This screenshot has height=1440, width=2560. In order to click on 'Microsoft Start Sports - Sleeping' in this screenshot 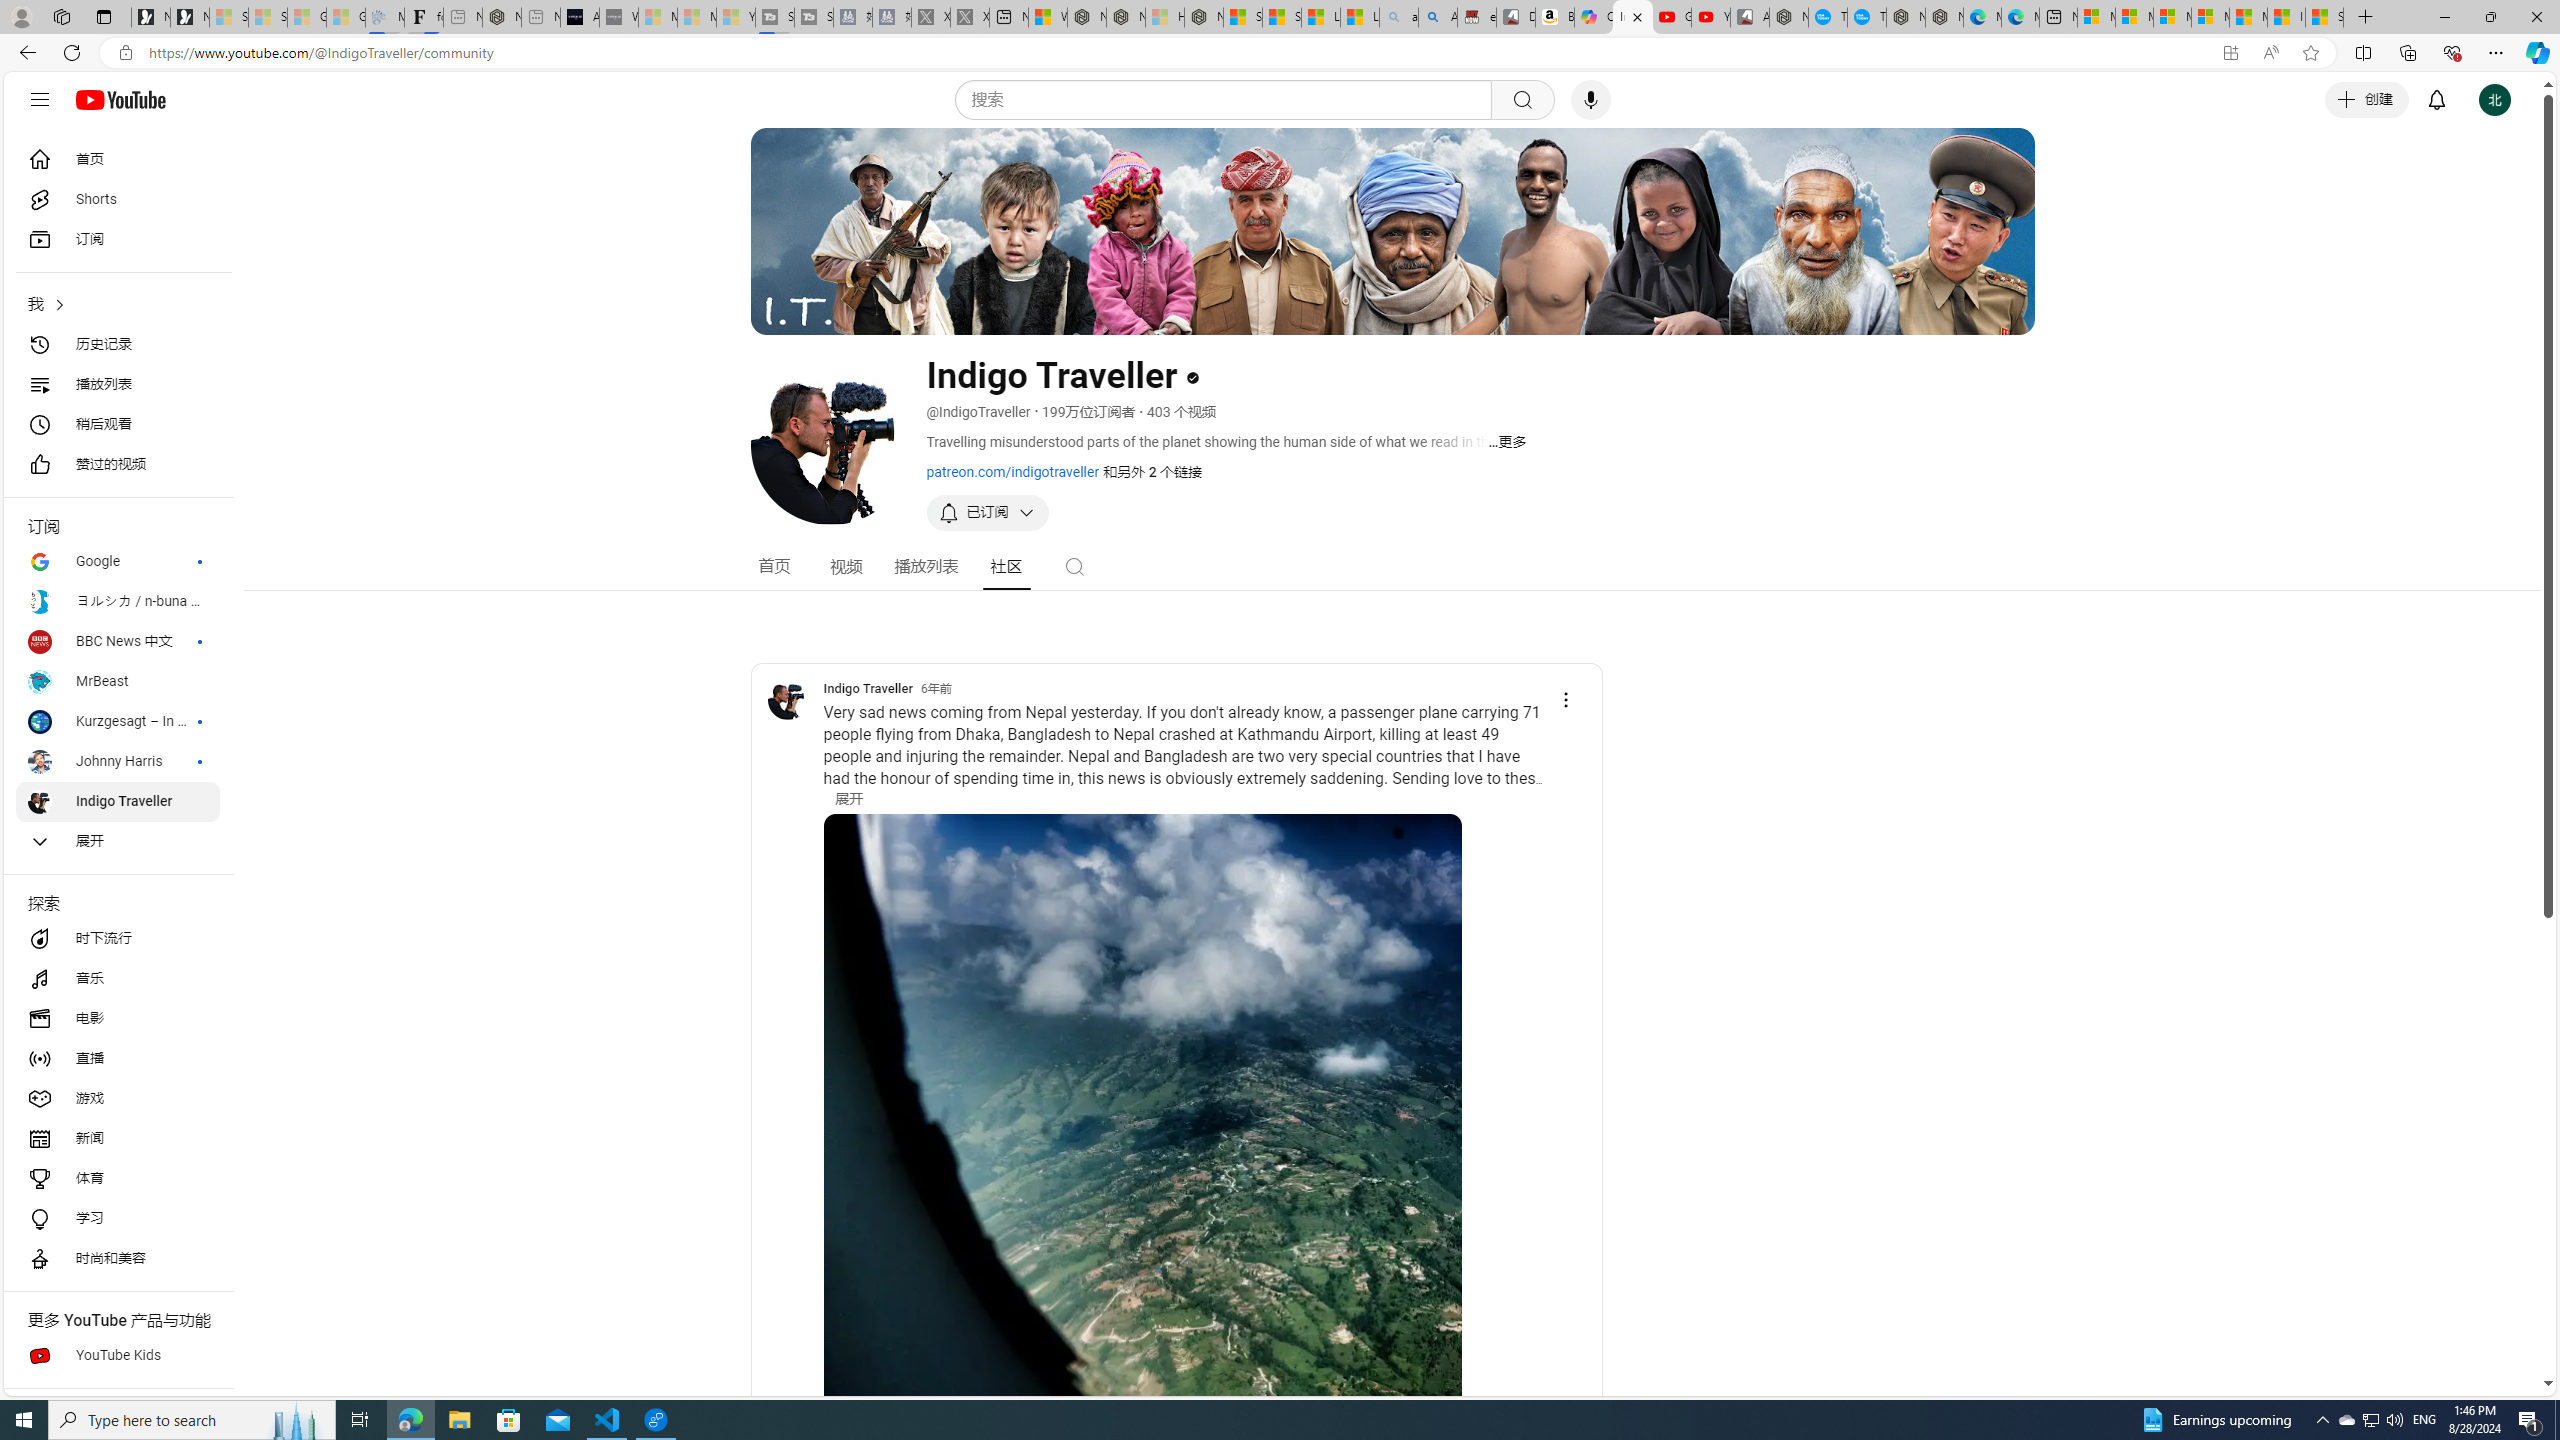, I will do `click(656, 16)`.